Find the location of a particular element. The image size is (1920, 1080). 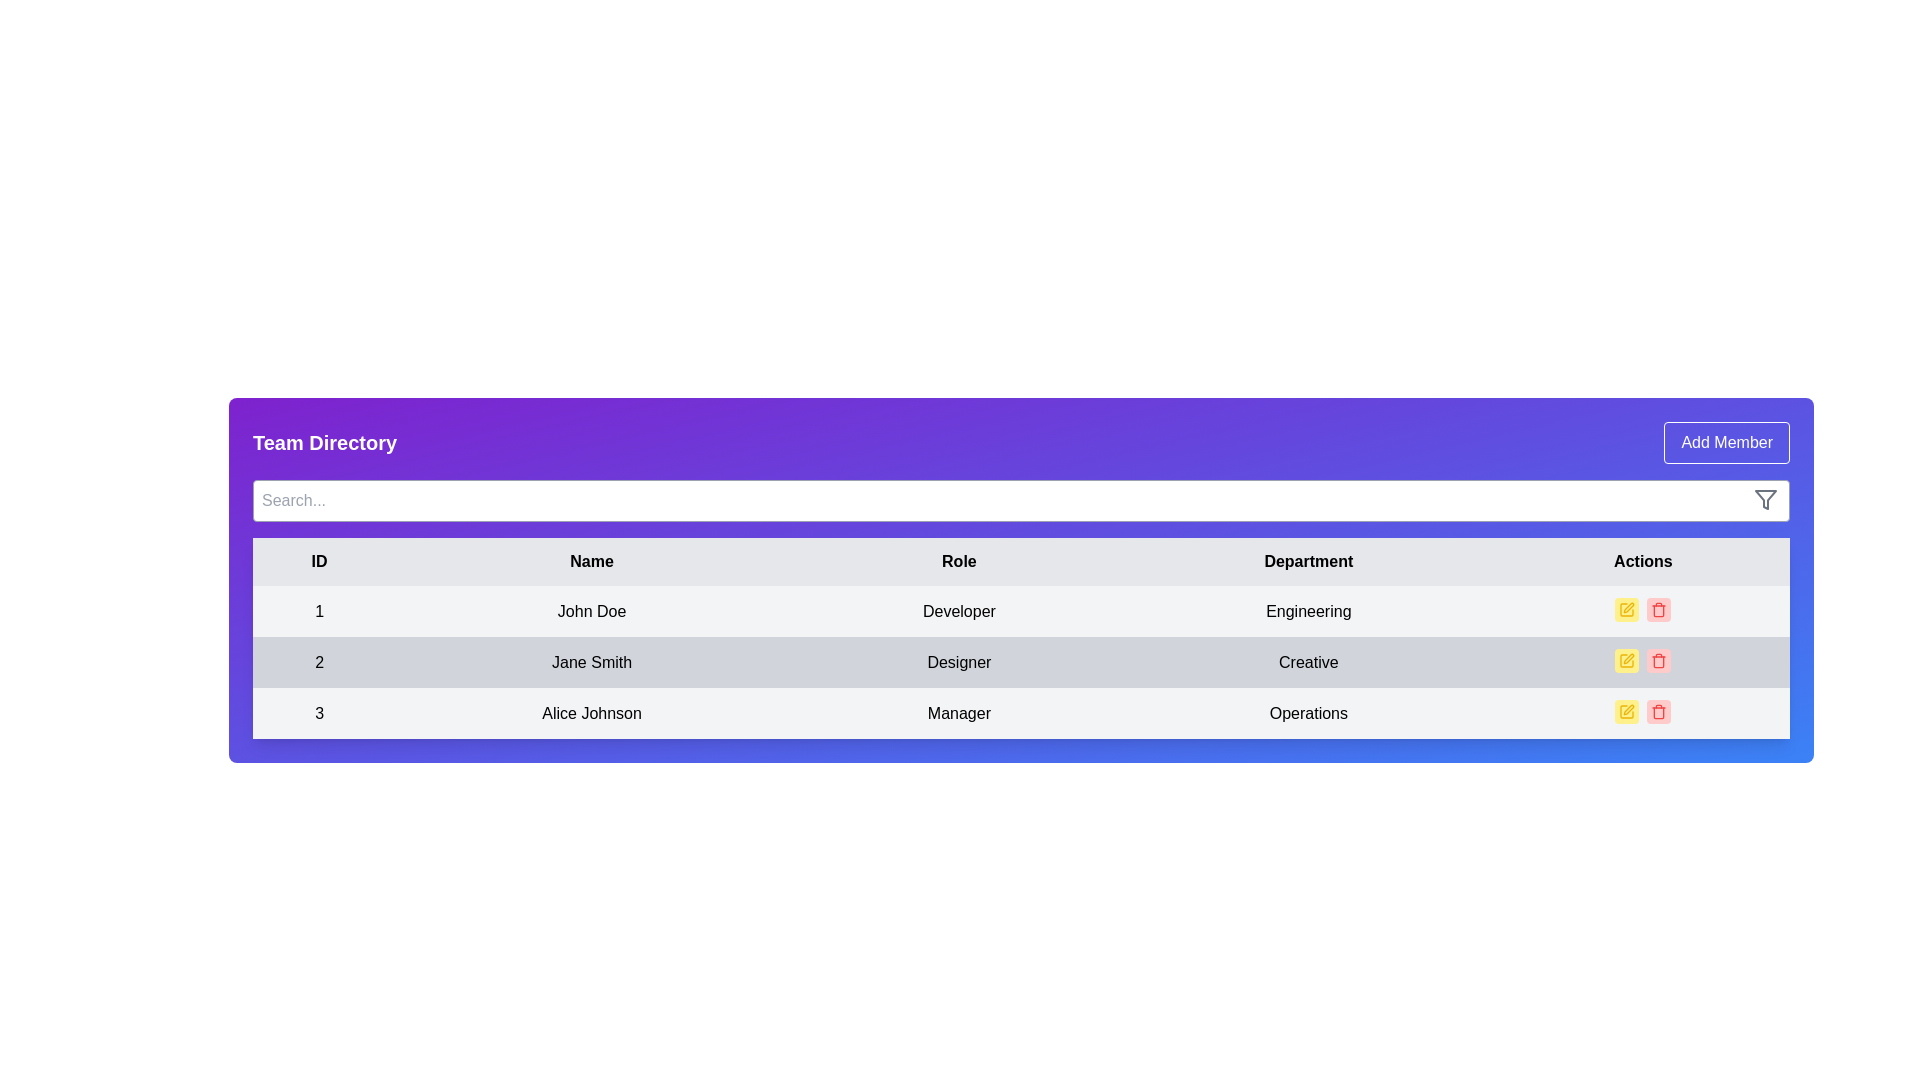

the 'ID' column text of the second entry is located at coordinates (318, 662).